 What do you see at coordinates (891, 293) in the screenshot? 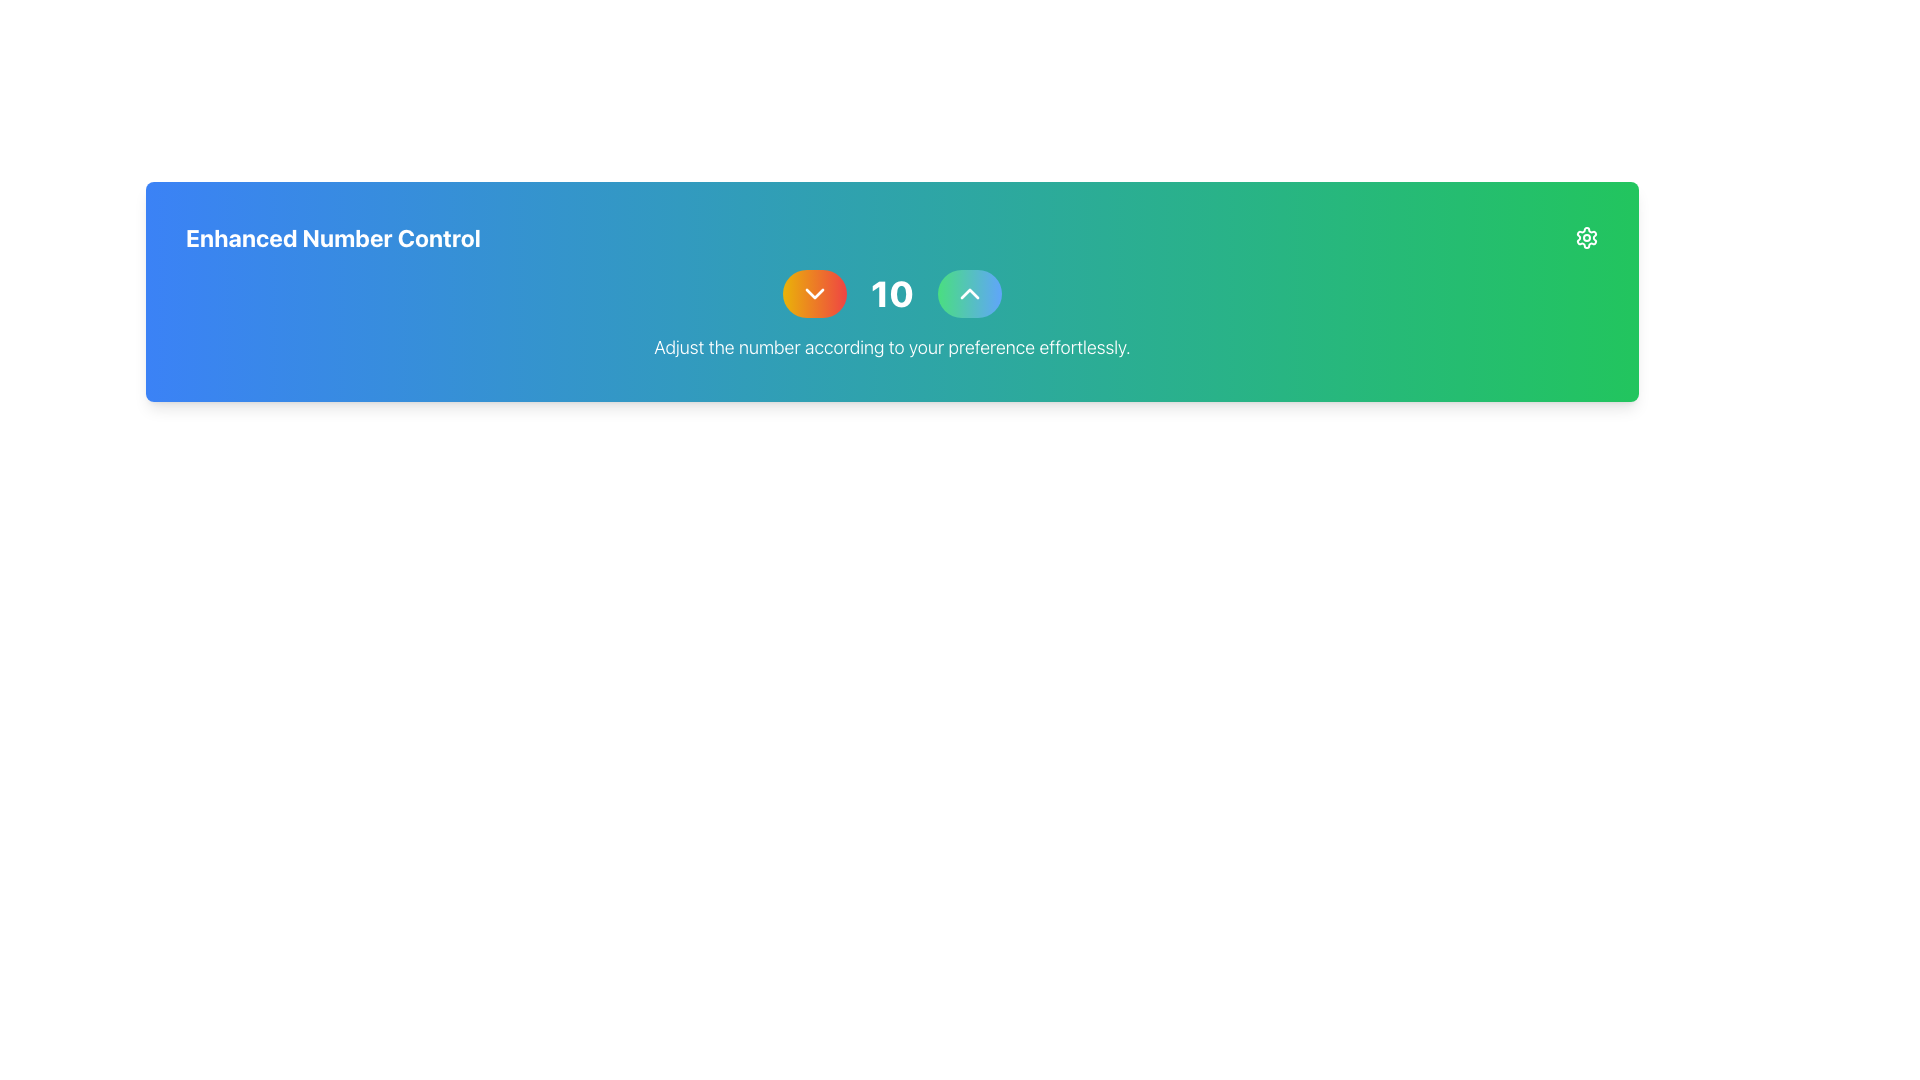
I see `the bold, large-sized numeric label displaying the number '10', styled in white color against a gradient background, positioned at the center of a horizontal group with buttons on either side` at bounding box center [891, 293].